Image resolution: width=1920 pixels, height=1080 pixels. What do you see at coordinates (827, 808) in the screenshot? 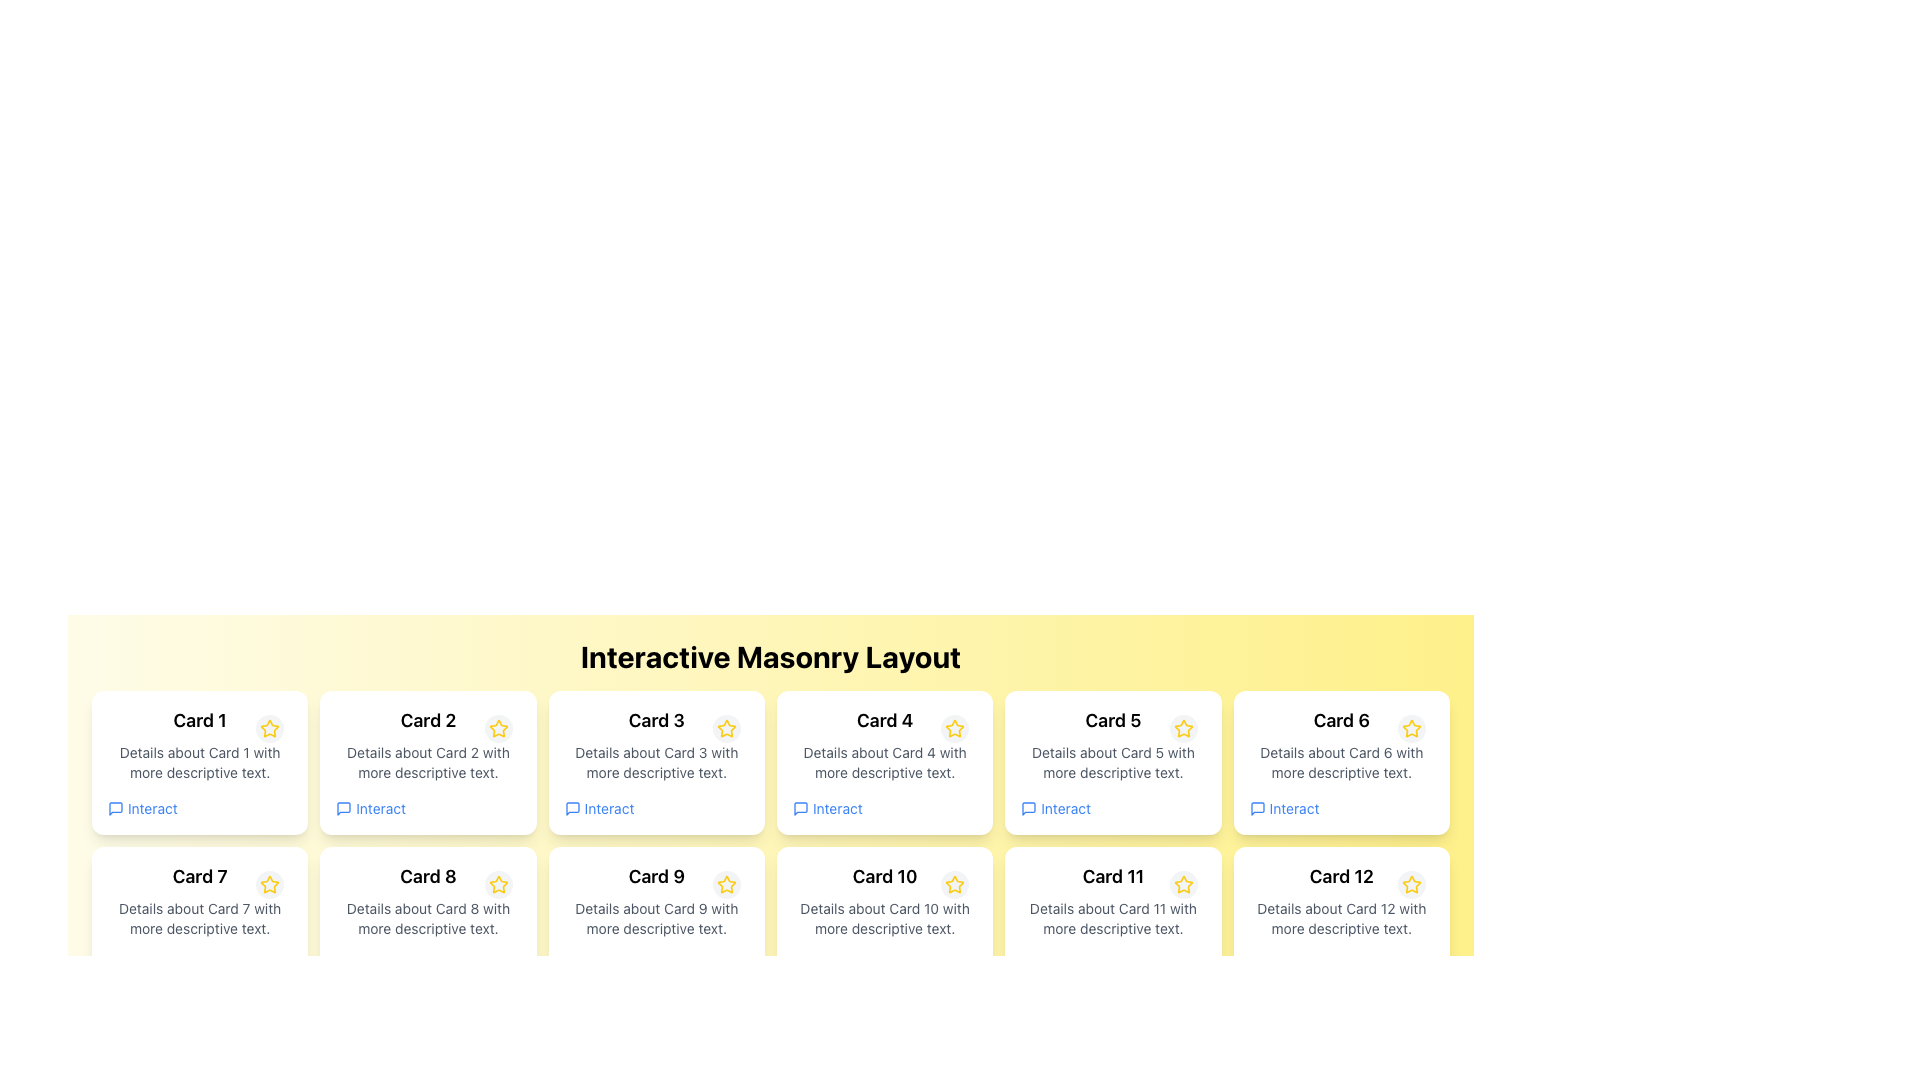
I see `the hyperlink element styled as text with an associated icon located at the bottom of 'Card 4'` at bounding box center [827, 808].